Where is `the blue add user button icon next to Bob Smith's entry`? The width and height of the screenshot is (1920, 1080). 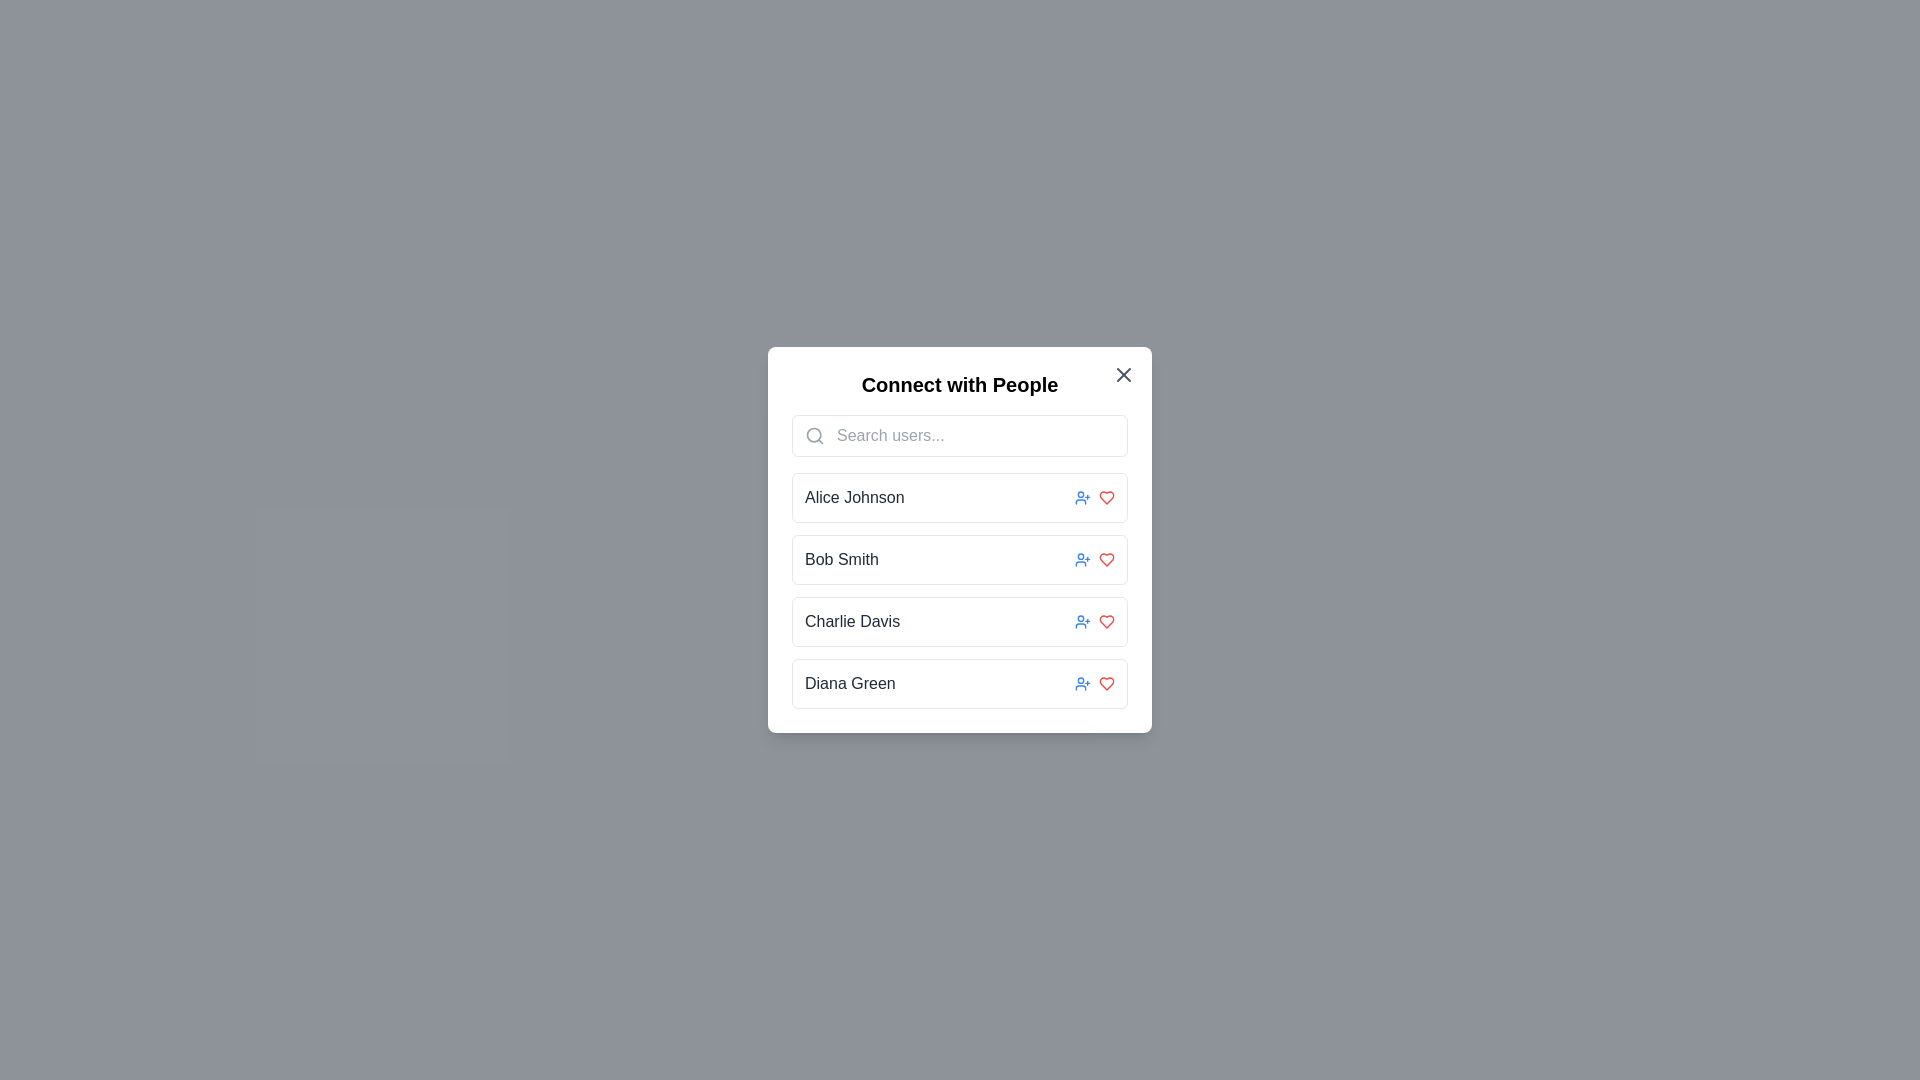
the blue add user button icon next to Bob Smith's entry is located at coordinates (1082, 559).